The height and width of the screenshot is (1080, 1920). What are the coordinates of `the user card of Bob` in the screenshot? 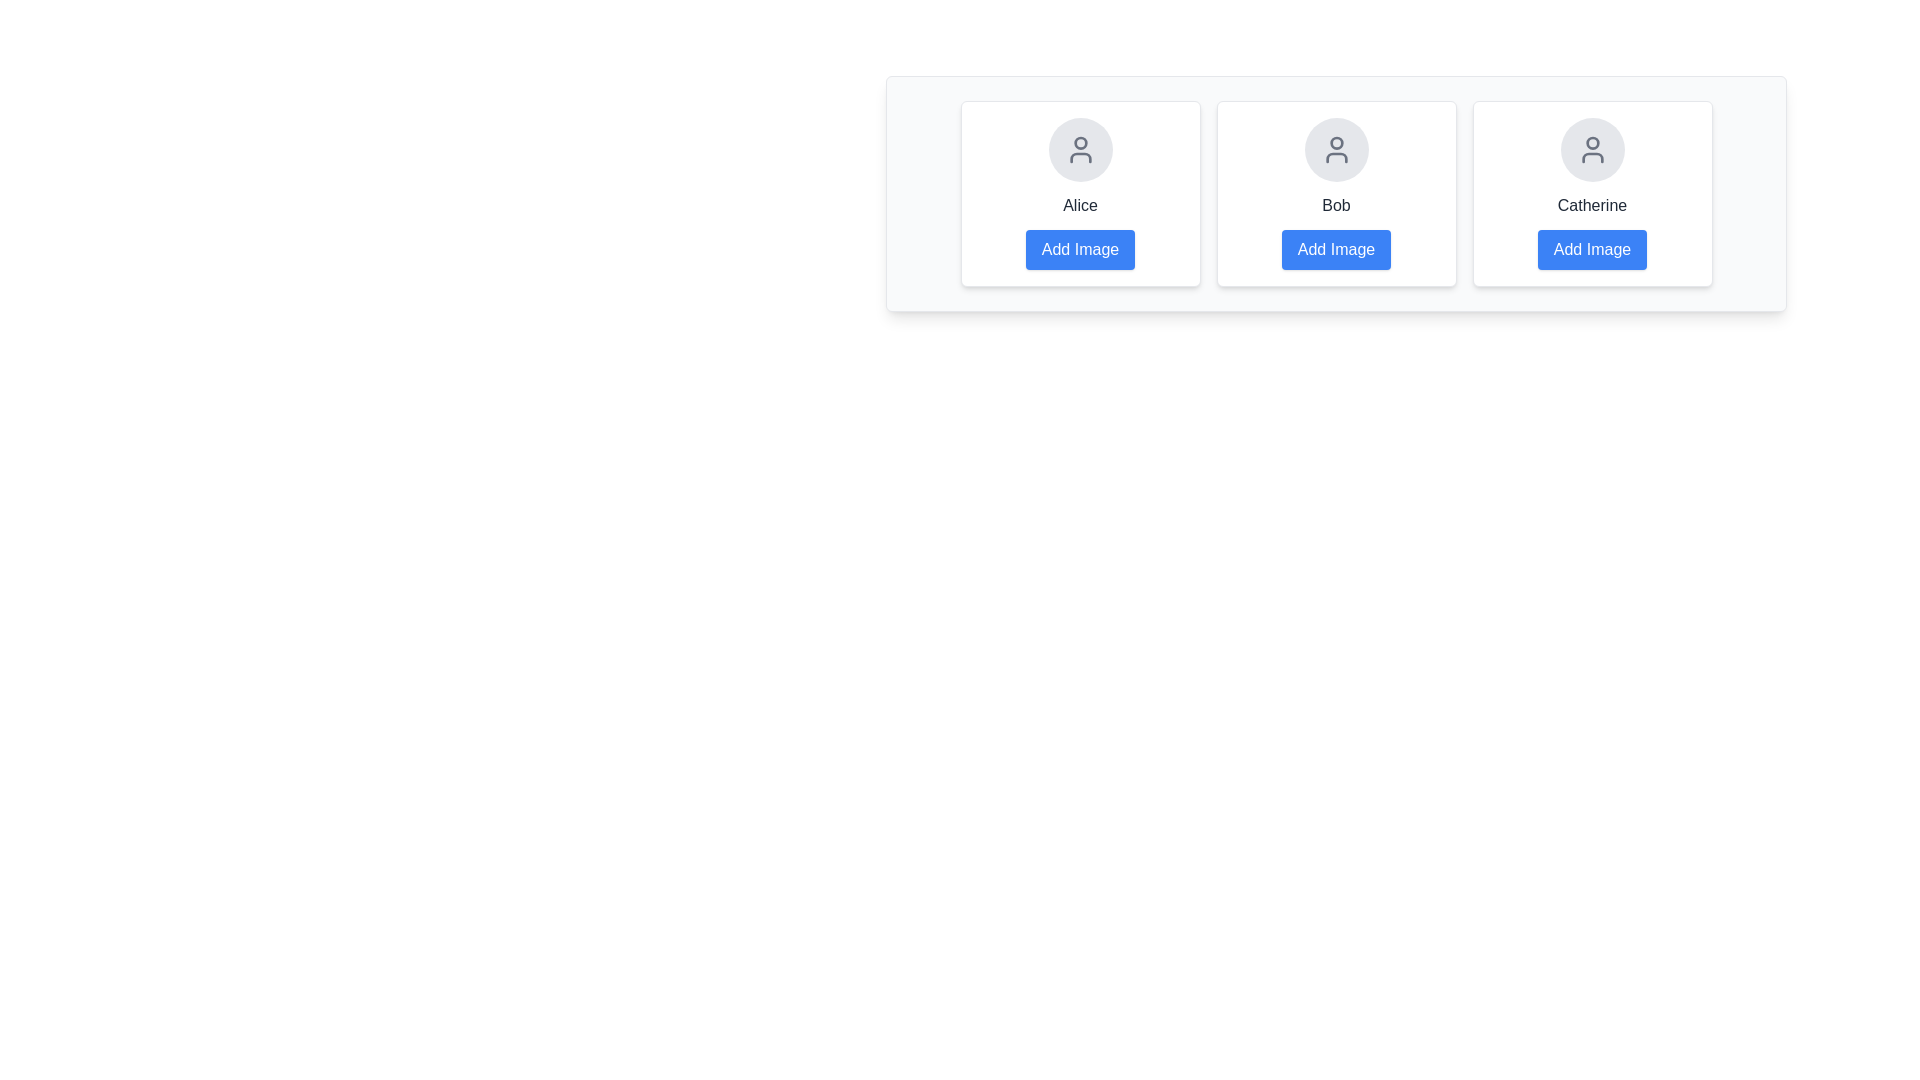 It's located at (1336, 193).